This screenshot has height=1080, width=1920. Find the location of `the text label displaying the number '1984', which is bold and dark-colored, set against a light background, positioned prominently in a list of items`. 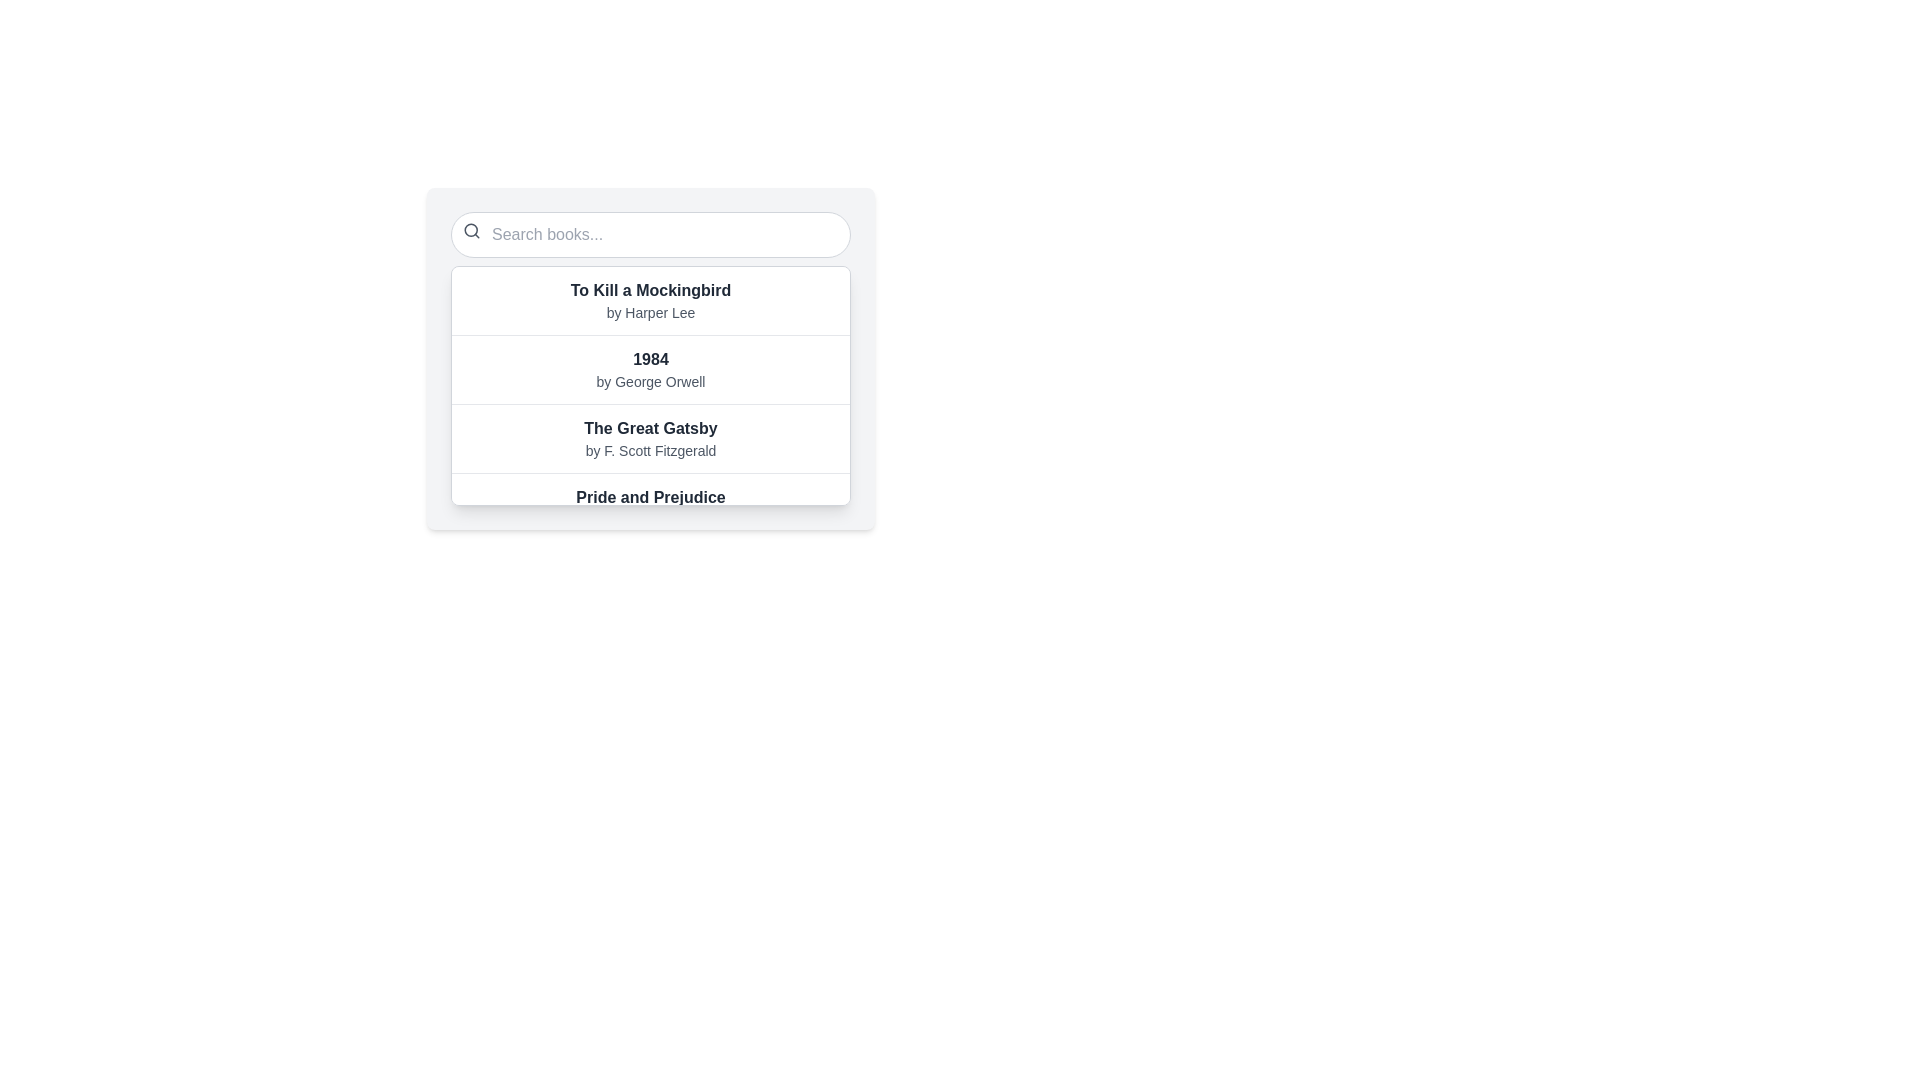

the text label displaying the number '1984', which is bold and dark-colored, set against a light background, positioned prominently in a list of items is located at coordinates (651, 358).